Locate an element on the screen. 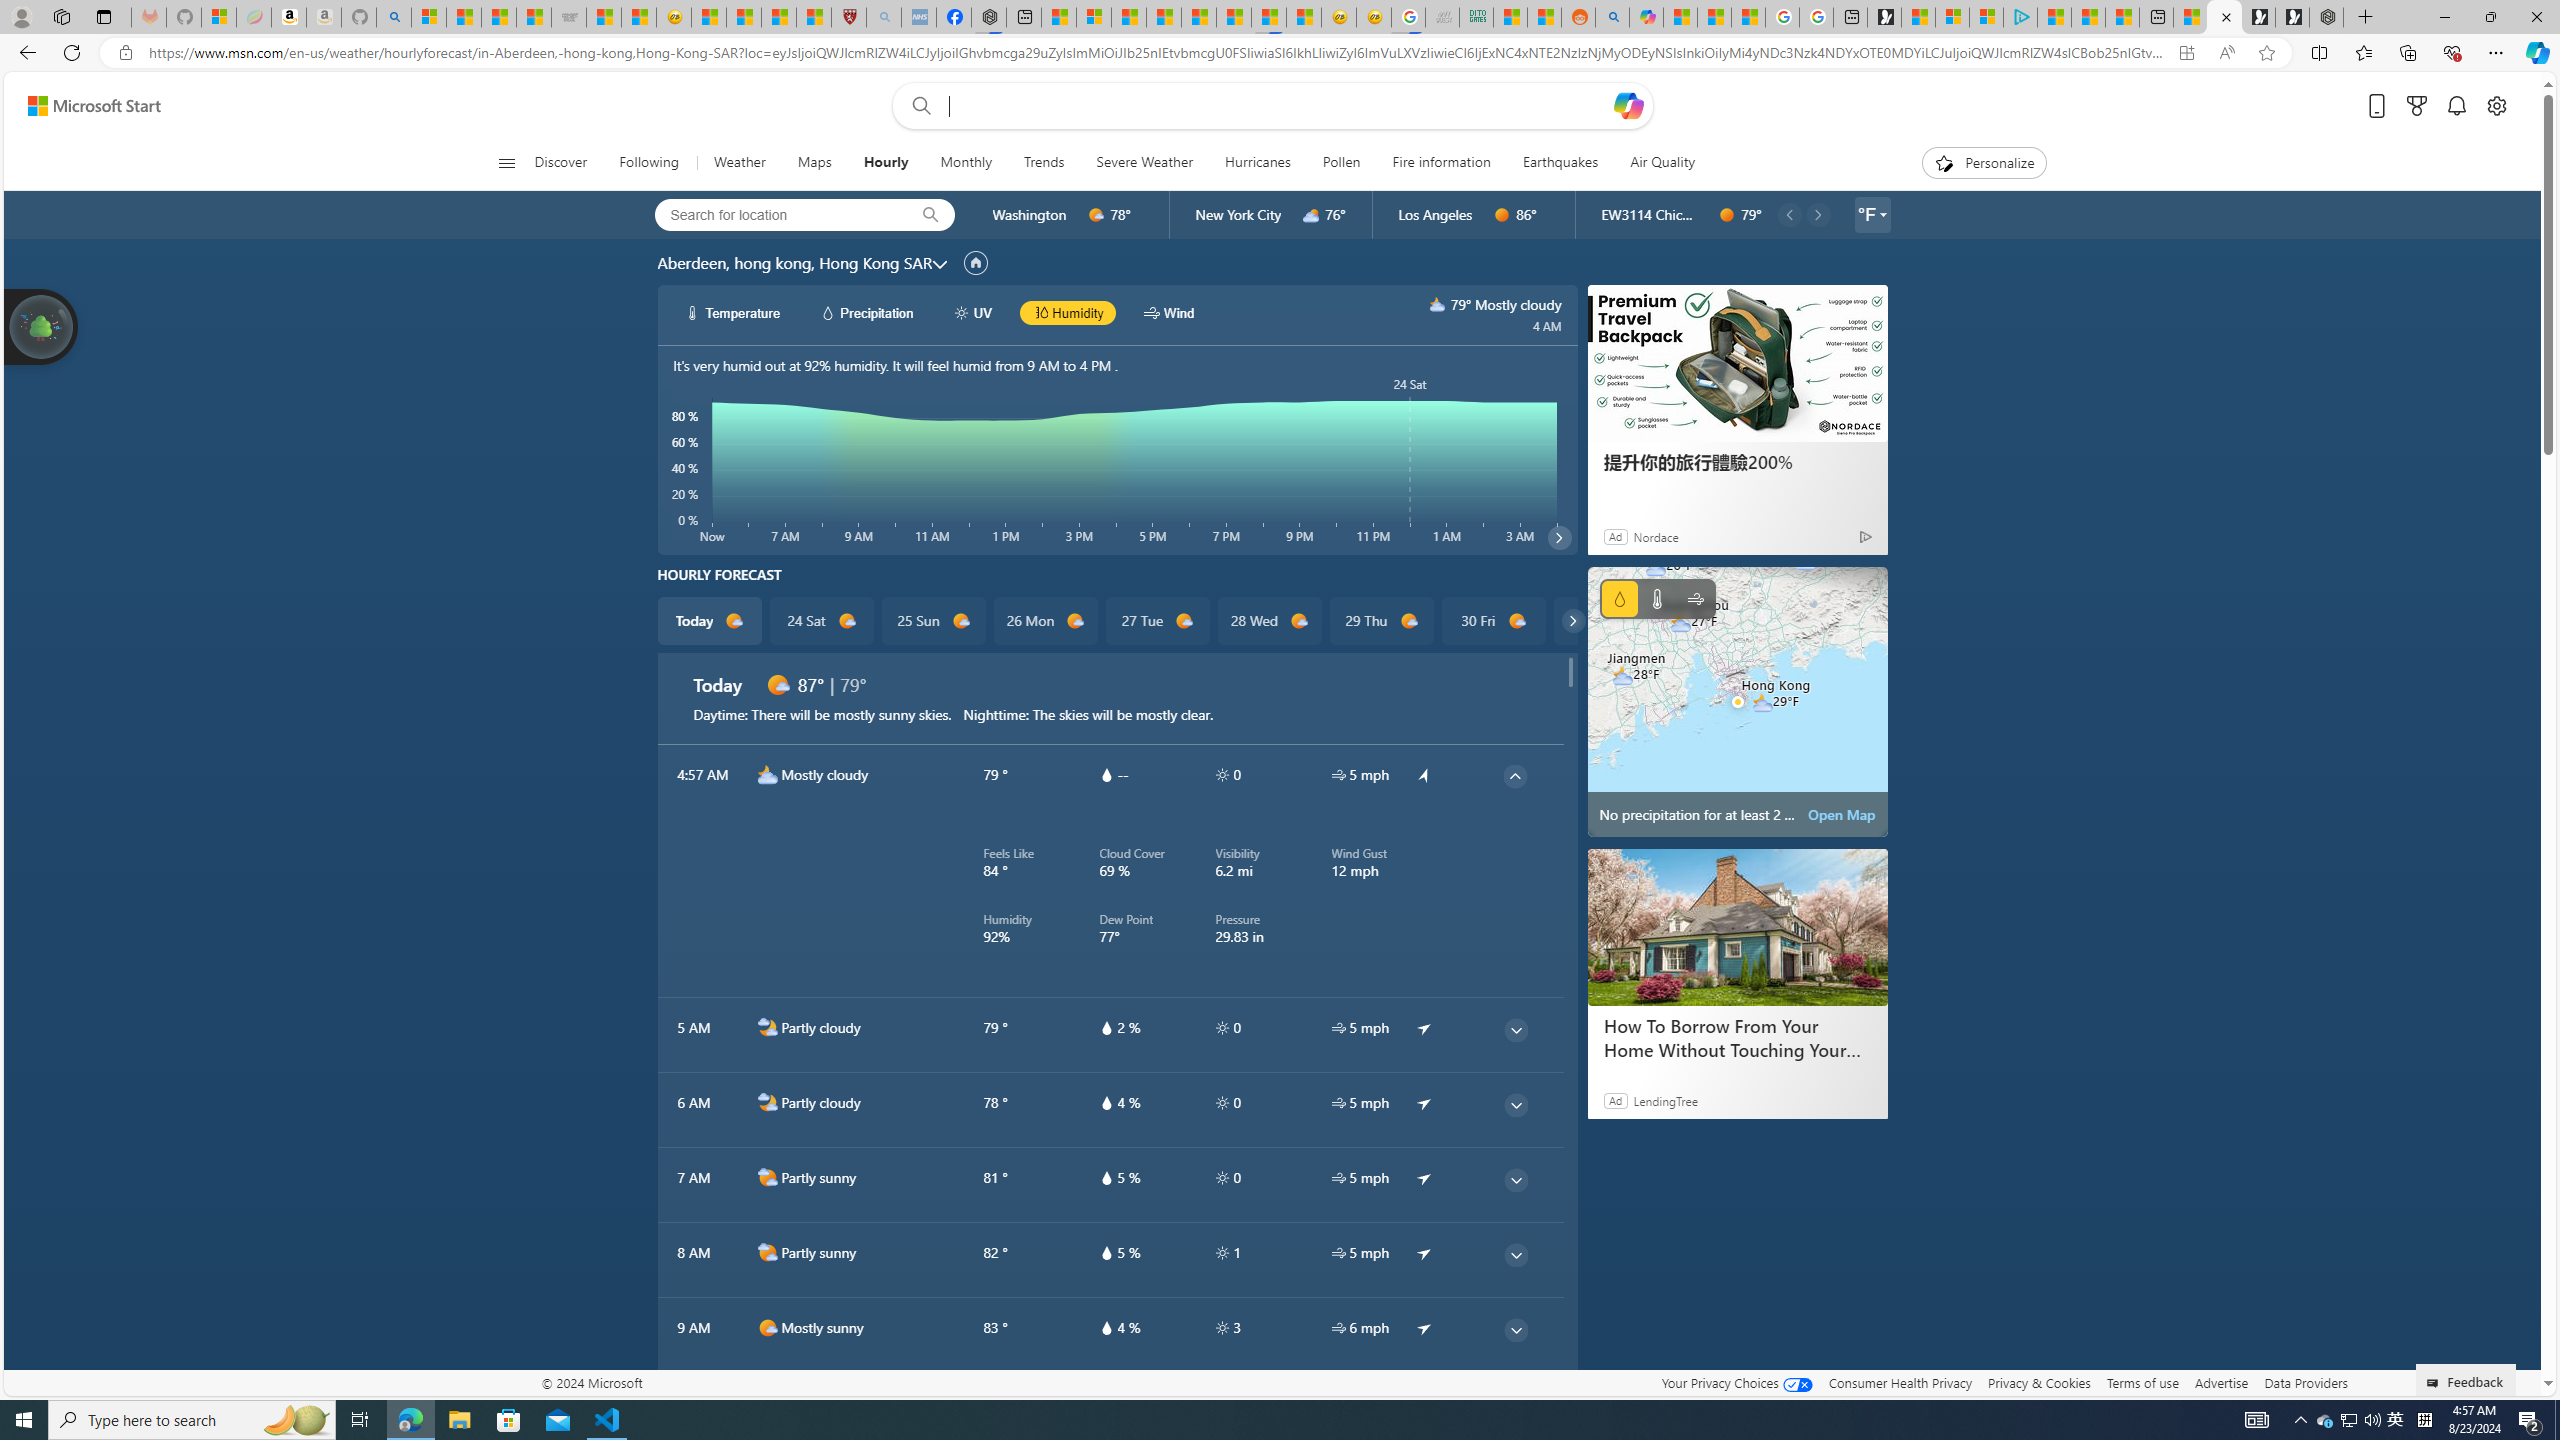 The image size is (2560, 1440). 'Search for location' is located at coordinates (774, 214).